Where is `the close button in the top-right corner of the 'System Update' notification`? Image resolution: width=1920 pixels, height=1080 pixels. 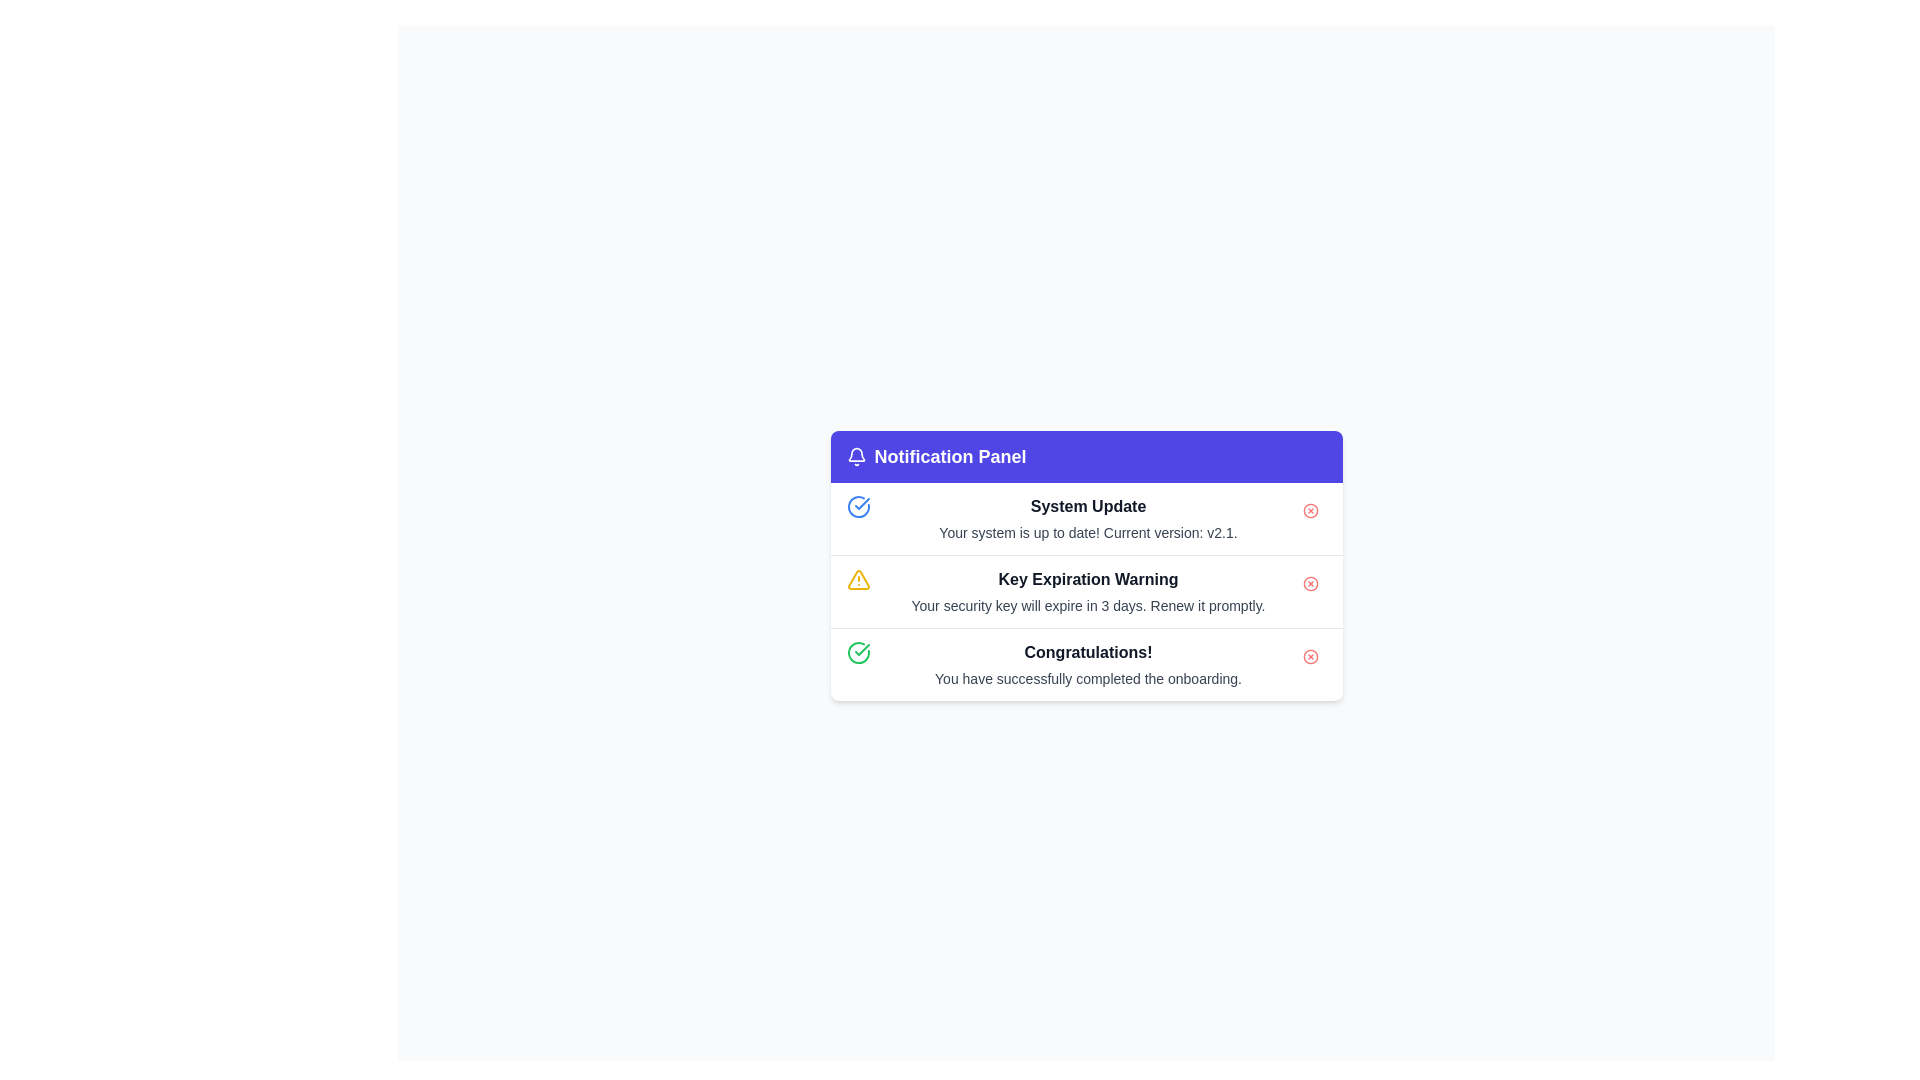 the close button in the top-right corner of the 'System Update' notification is located at coordinates (1310, 509).